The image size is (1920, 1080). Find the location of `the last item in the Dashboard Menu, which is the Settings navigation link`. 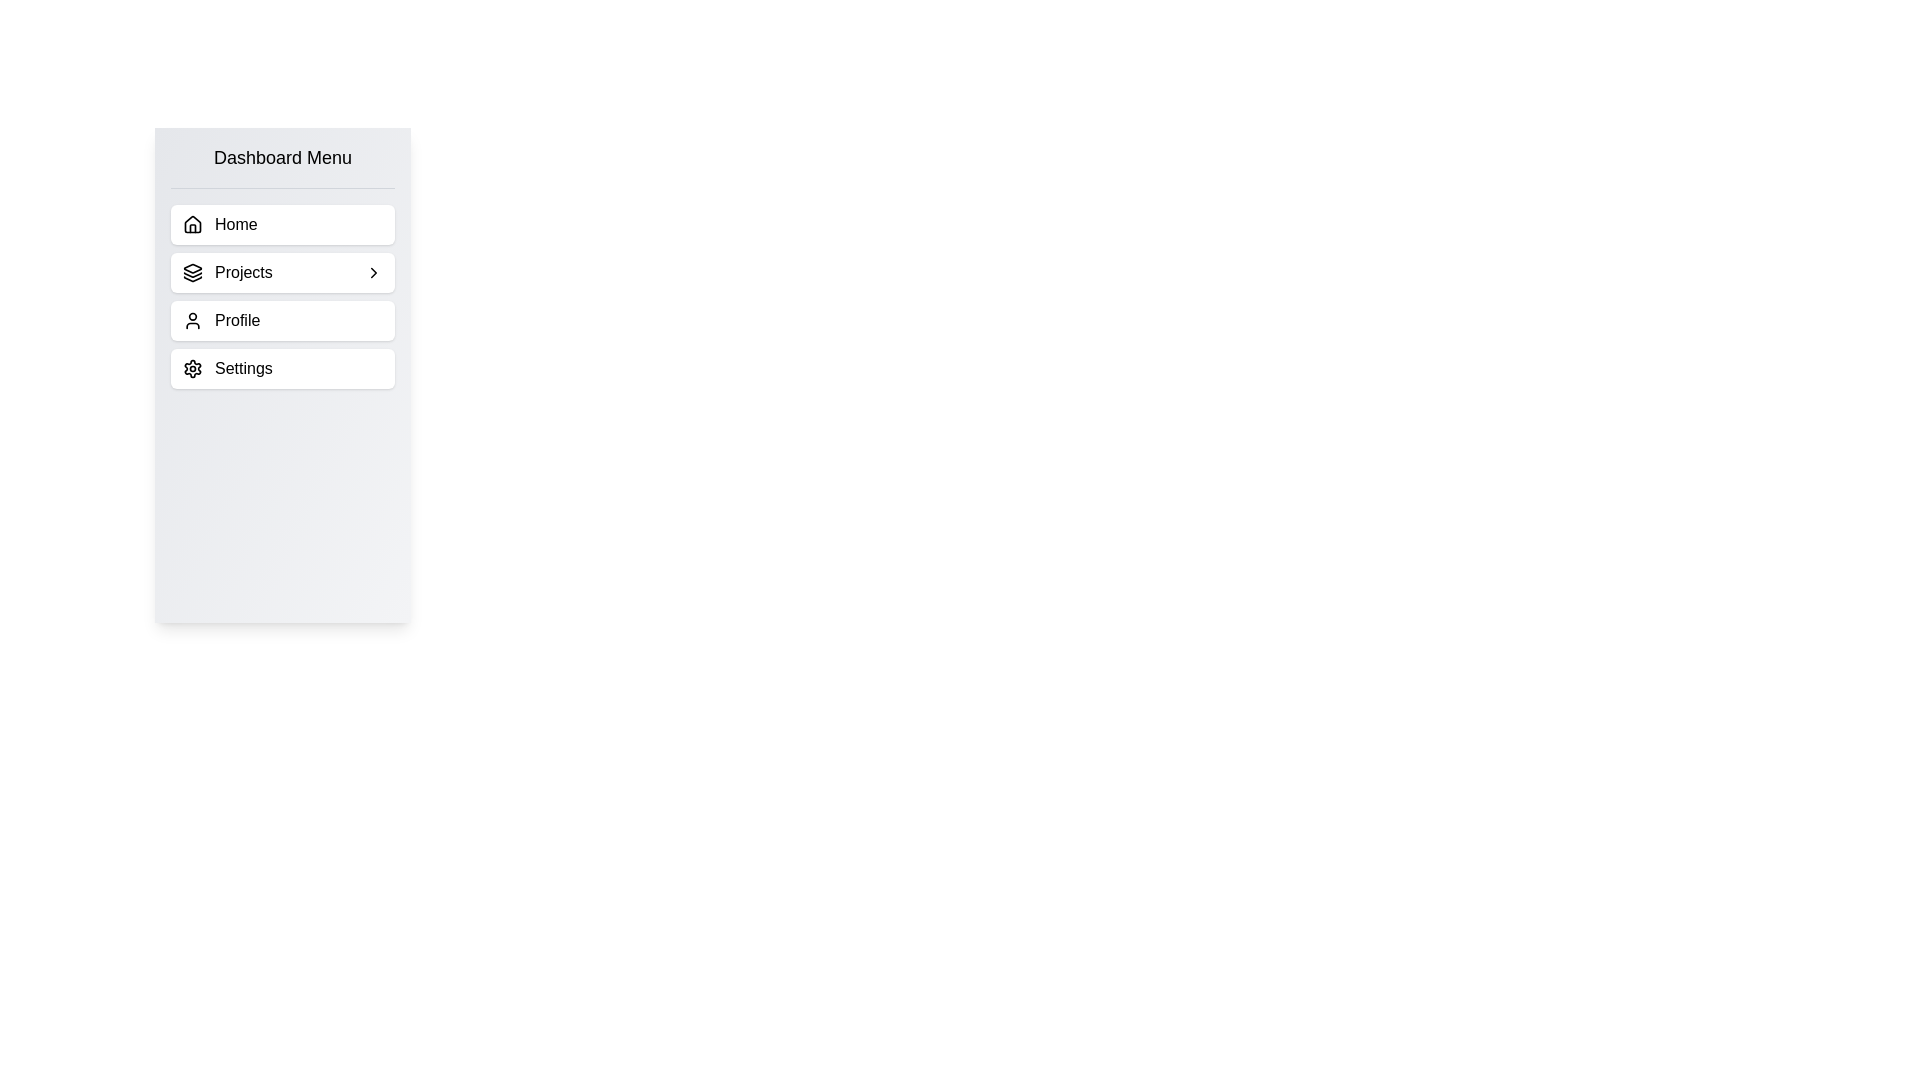

the last item in the Dashboard Menu, which is the Settings navigation link is located at coordinates (227, 369).